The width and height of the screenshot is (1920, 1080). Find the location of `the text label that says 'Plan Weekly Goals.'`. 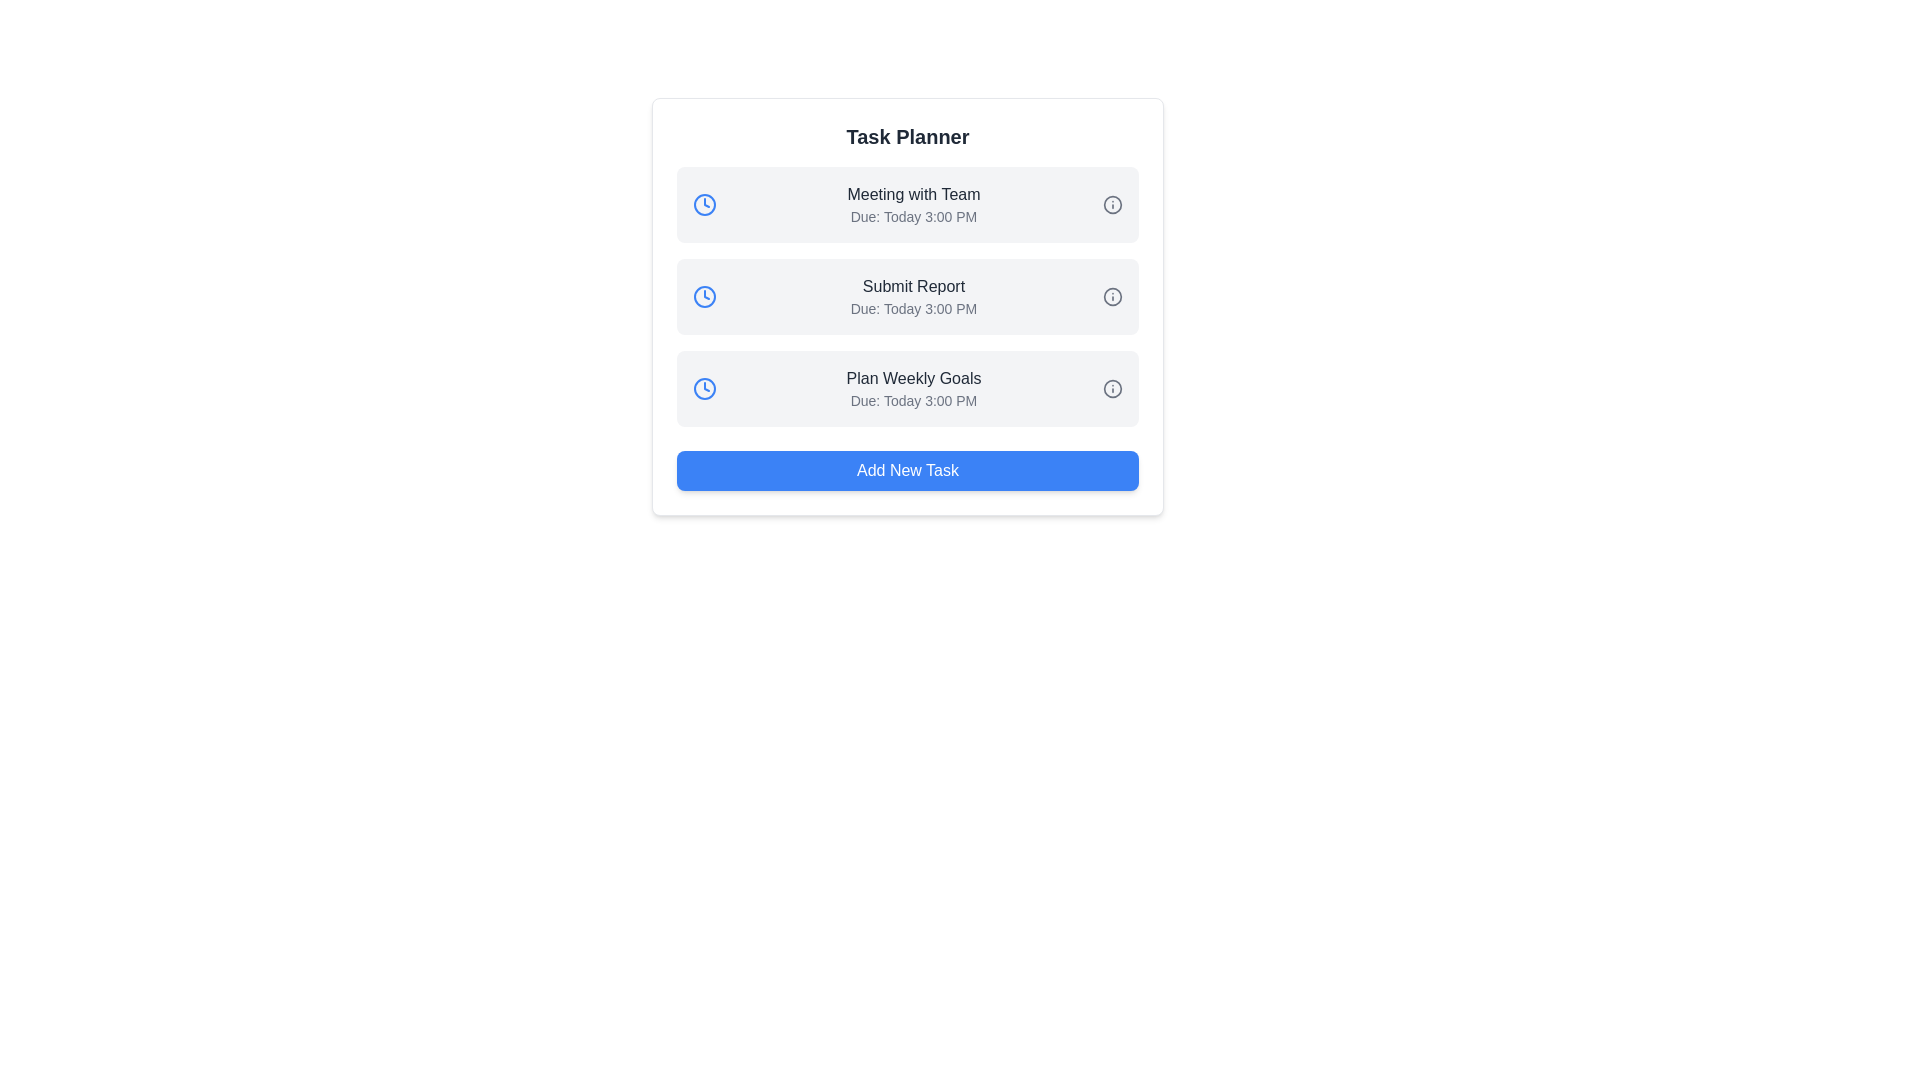

the text label that says 'Plan Weekly Goals.' is located at coordinates (912, 378).